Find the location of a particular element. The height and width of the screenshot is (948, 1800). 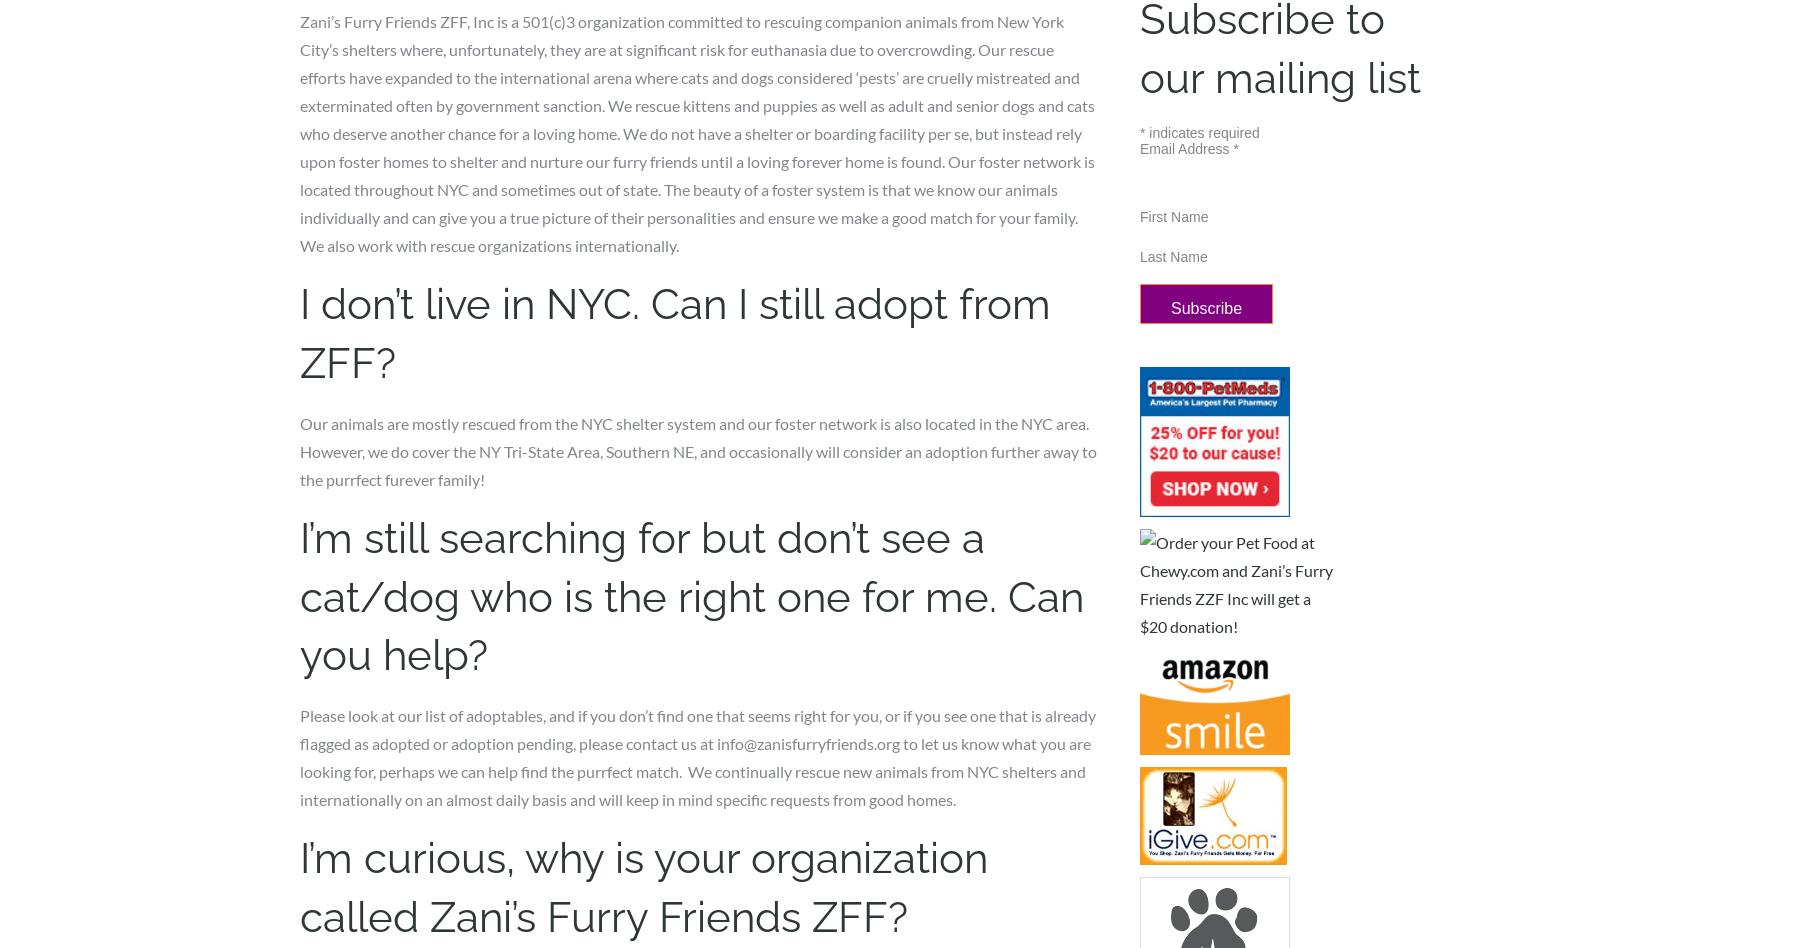

'First Name' is located at coordinates (1138, 214).